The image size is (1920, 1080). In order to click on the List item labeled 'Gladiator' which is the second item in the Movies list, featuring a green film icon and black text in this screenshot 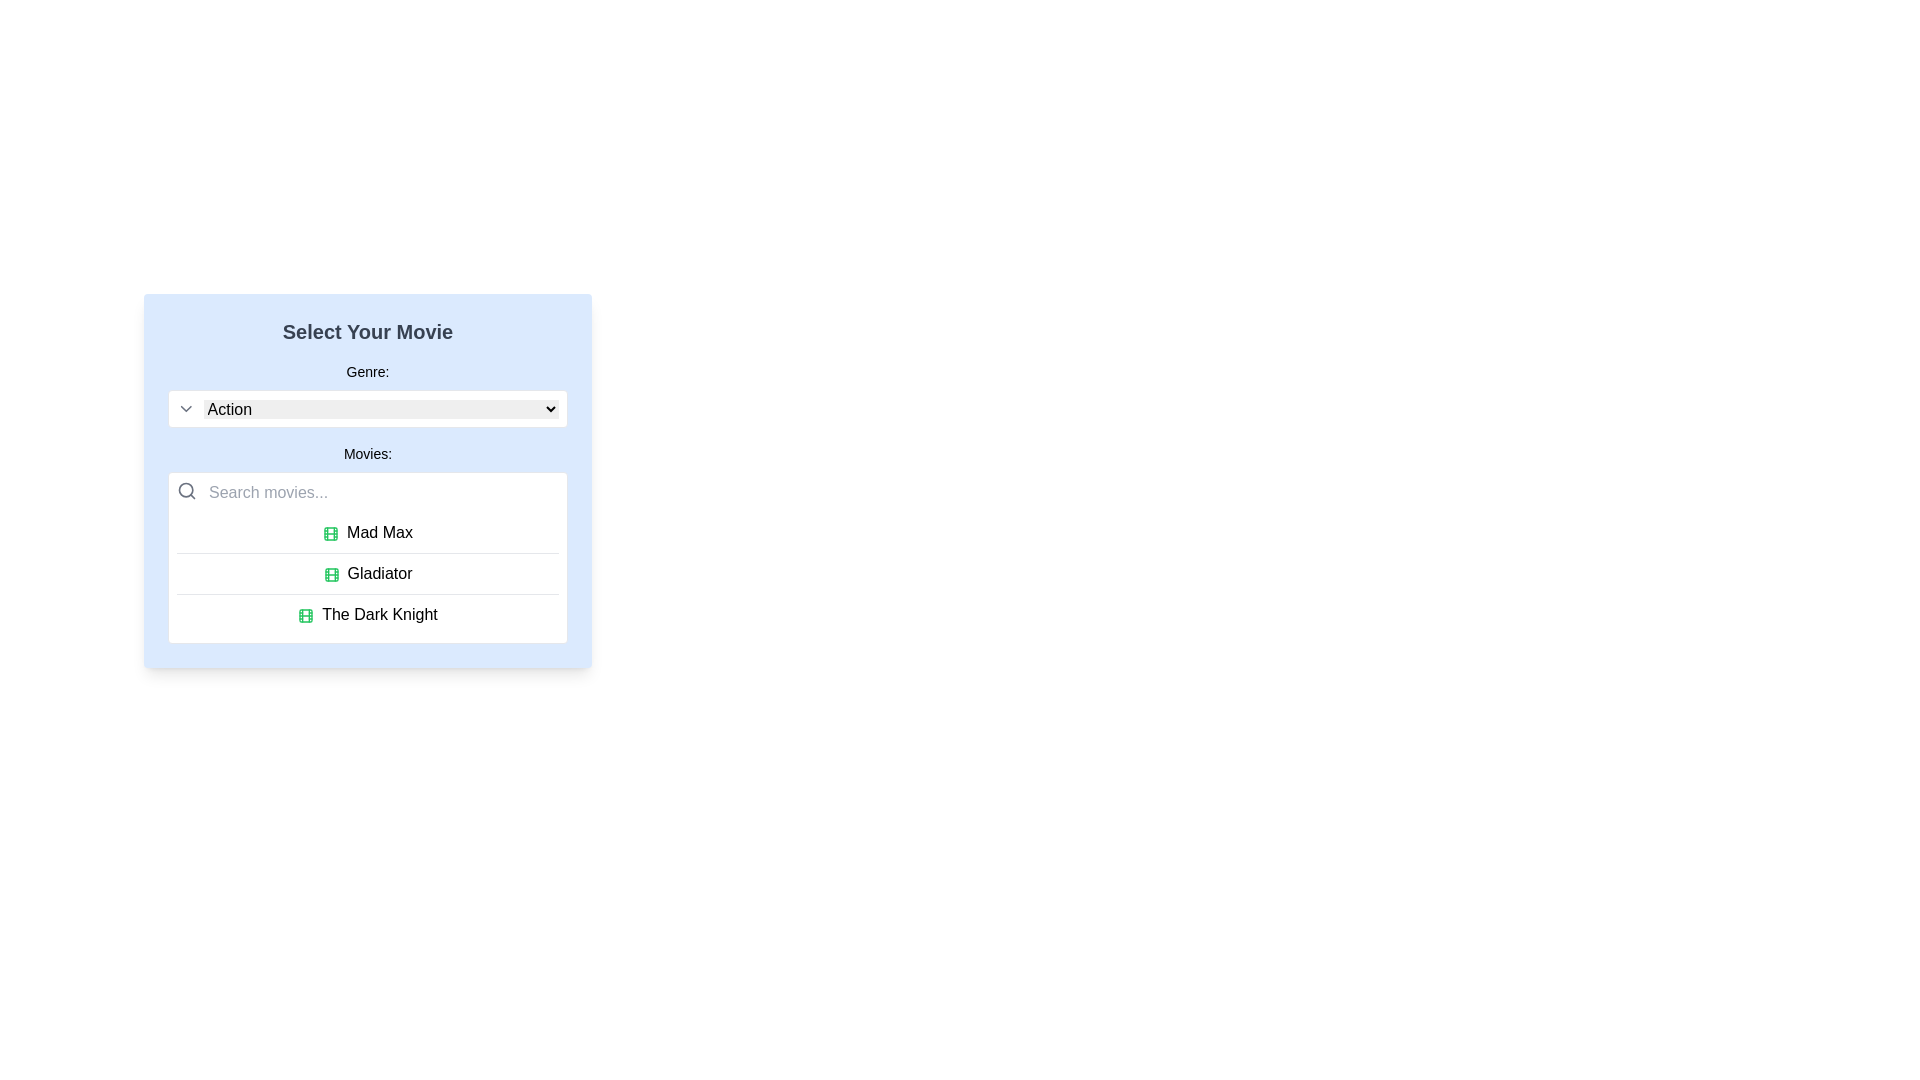, I will do `click(368, 573)`.